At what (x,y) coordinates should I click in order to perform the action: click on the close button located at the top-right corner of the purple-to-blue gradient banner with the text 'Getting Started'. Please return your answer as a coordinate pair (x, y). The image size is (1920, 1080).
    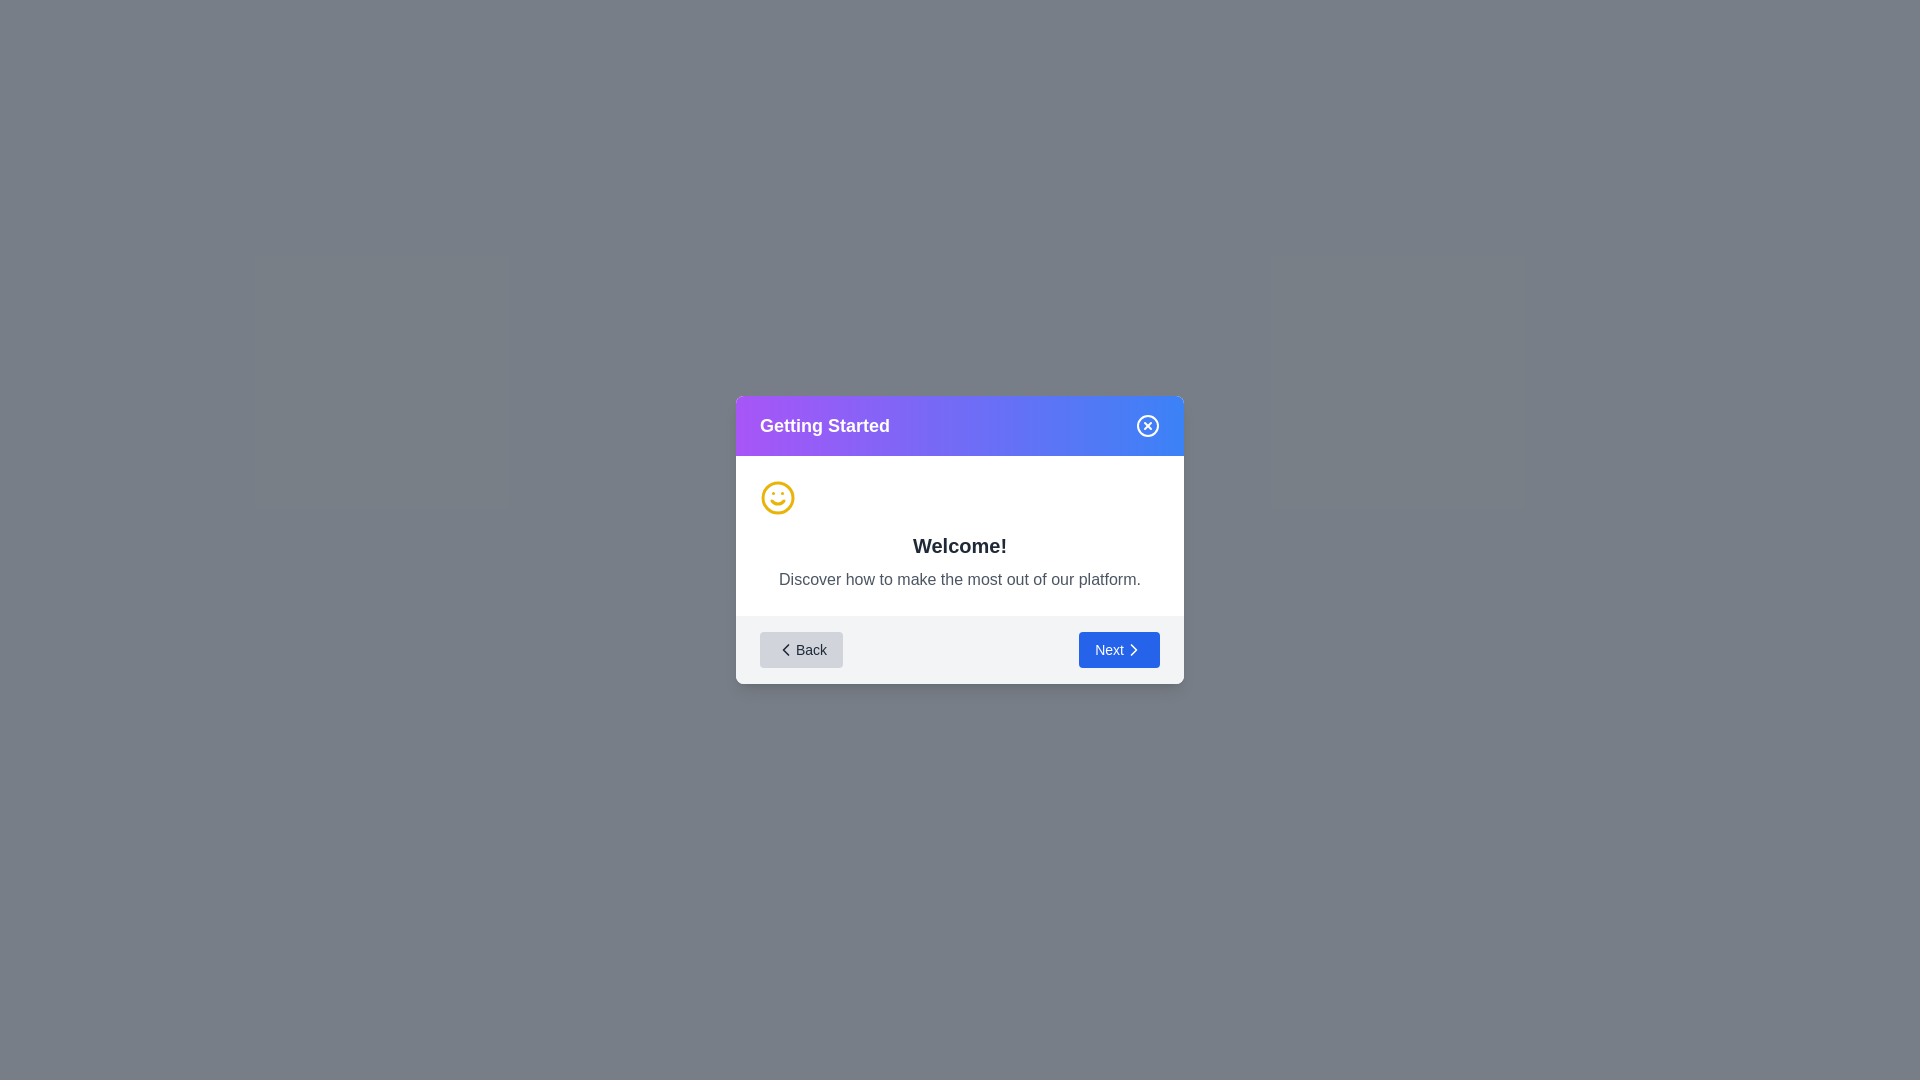
    Looking at the image, I should click on (1147, 424).